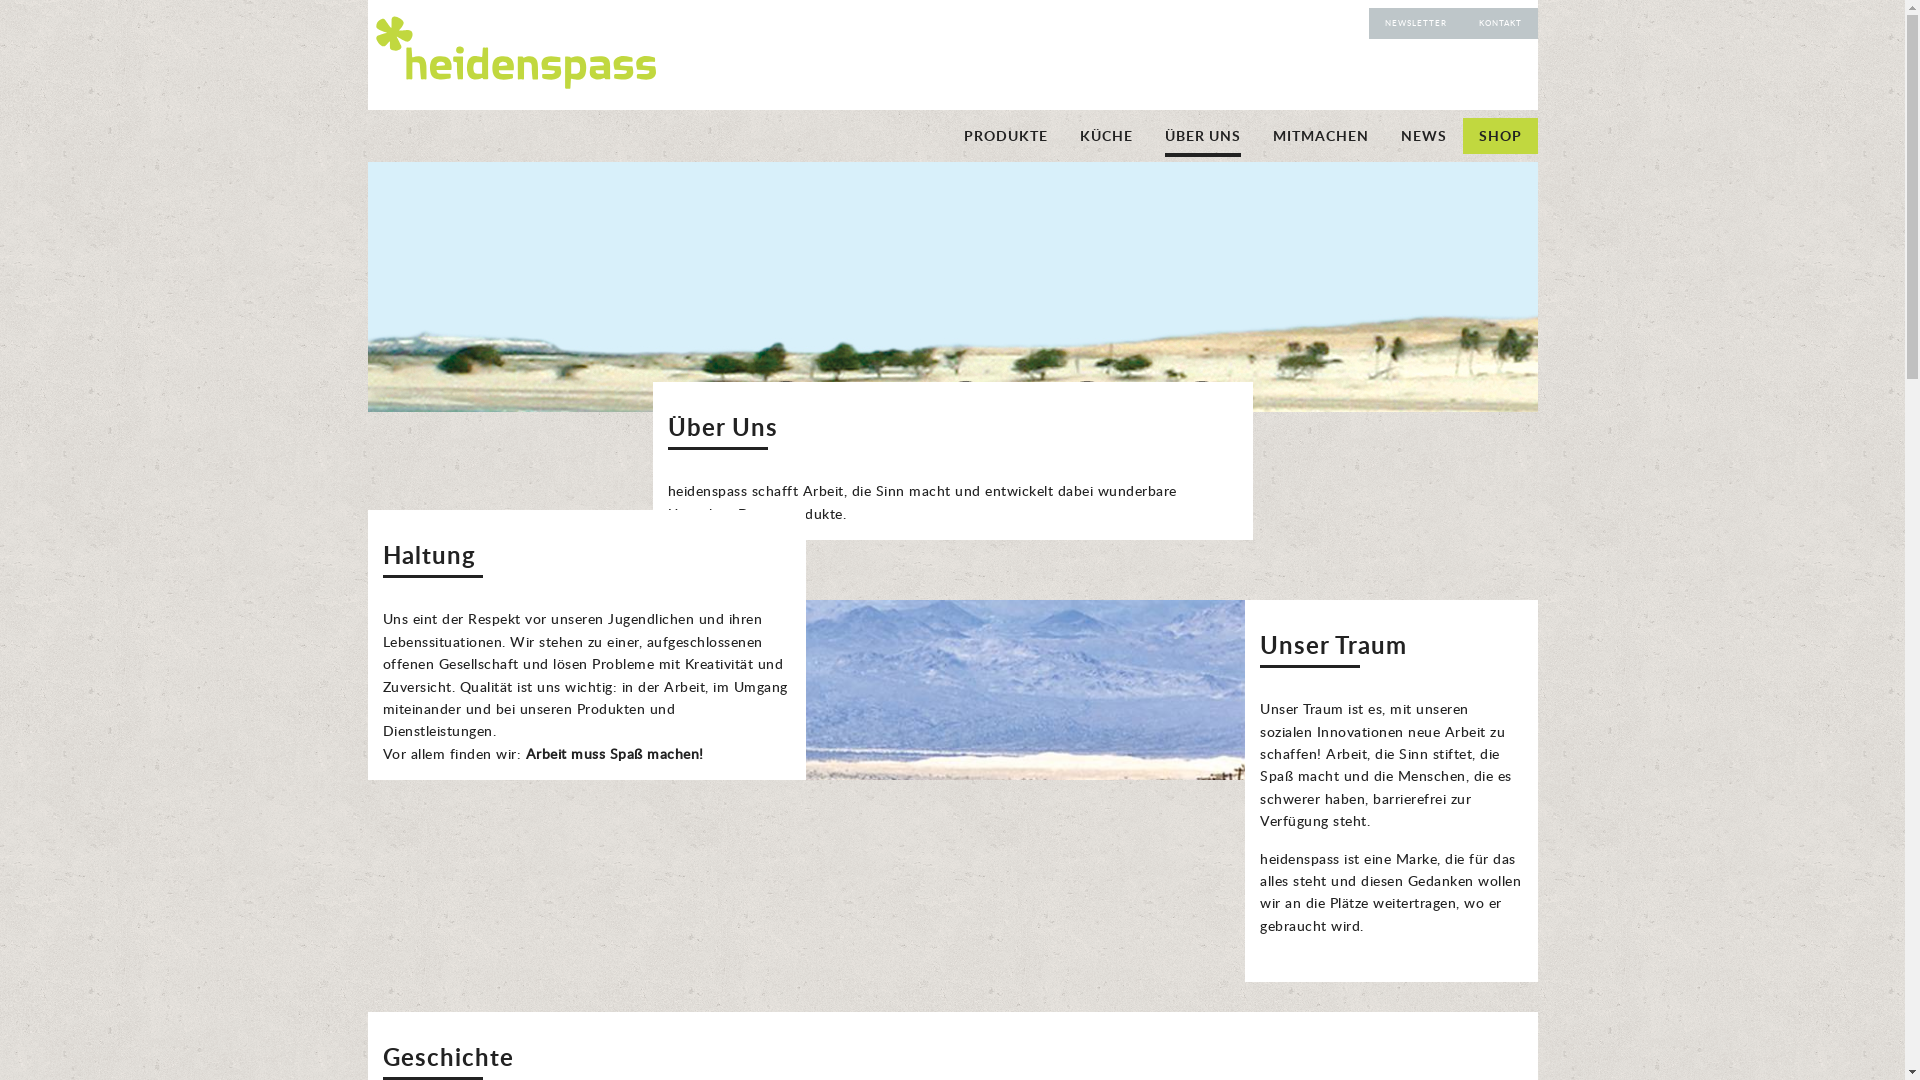 The image size is (1920, 1080). I want to click on 'NEWSLETTER', so click(1414, 23).